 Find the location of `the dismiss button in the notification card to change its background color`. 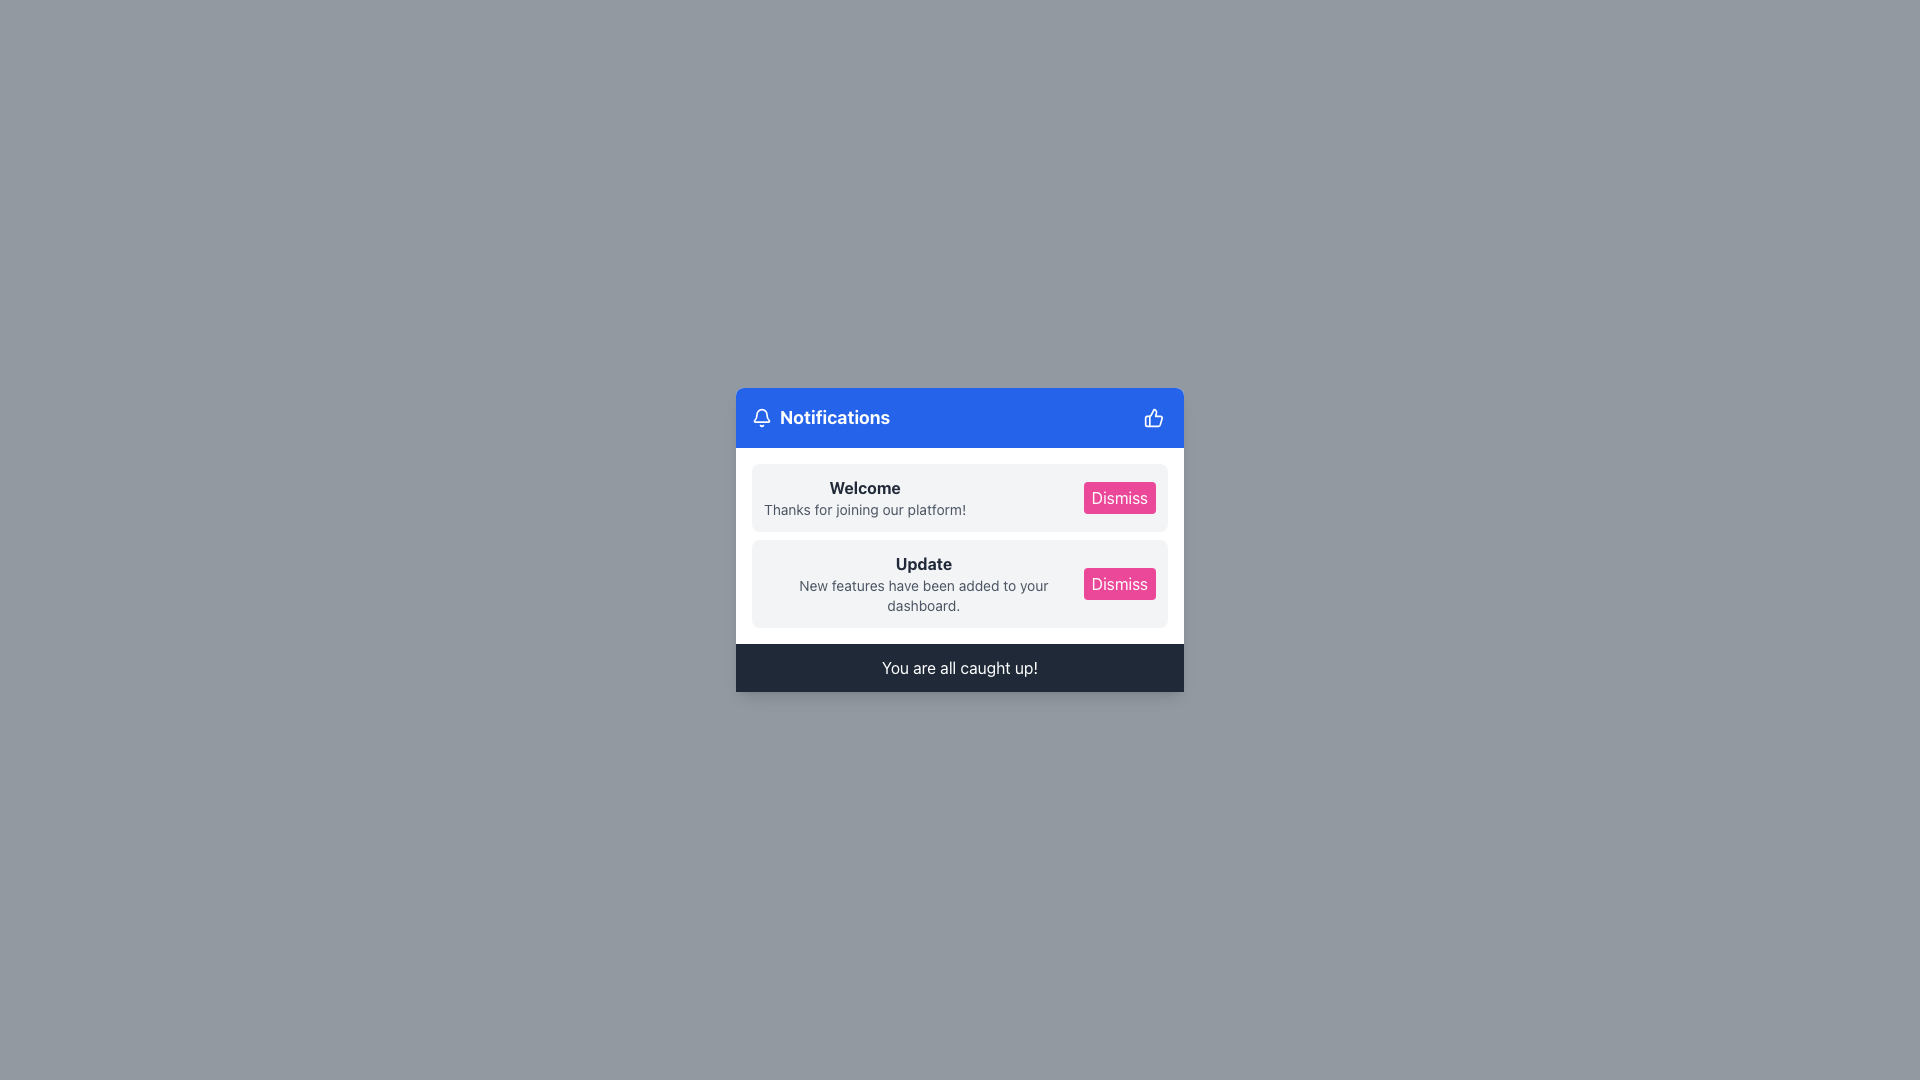

the dismiss button in the notification card to change its background color is located at coordinates (1118, 496).